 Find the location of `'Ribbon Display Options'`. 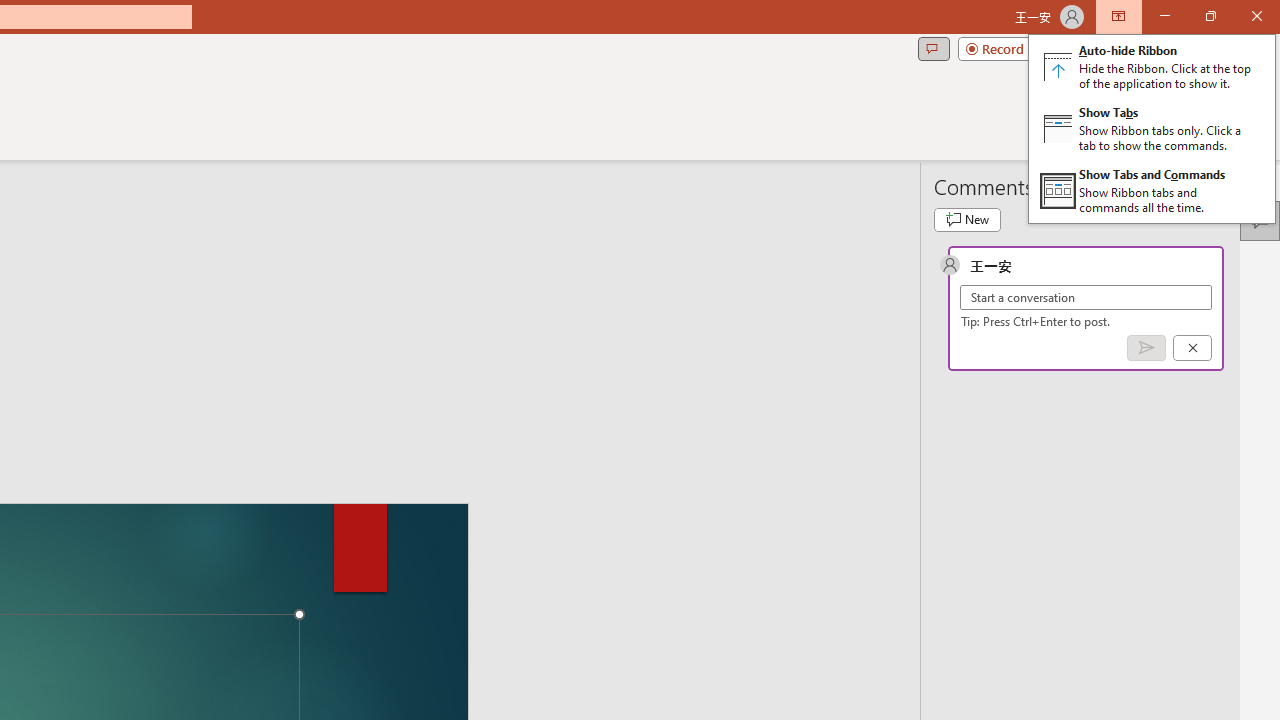

'Ribbon Display Options' is located at coordinates (1117, 16).